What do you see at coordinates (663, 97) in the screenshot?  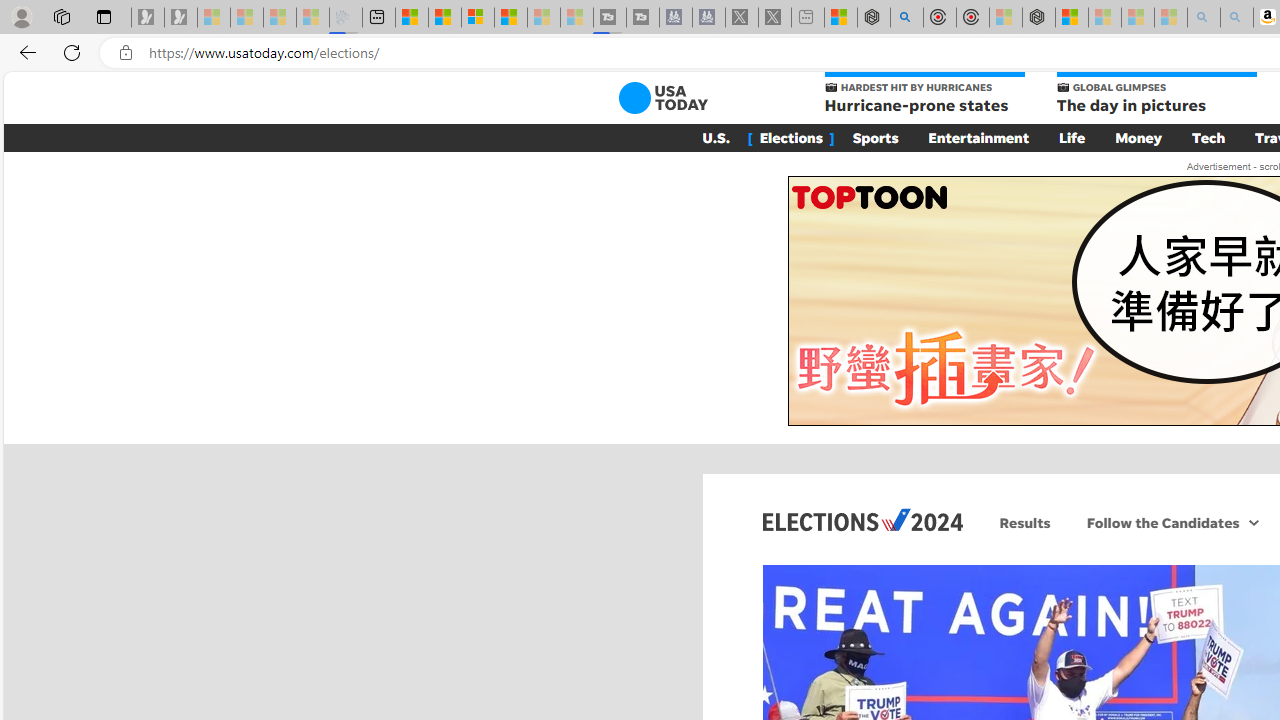 I see `'Class: gnt_n_lg_svg'` at bounding box center [663, 97].